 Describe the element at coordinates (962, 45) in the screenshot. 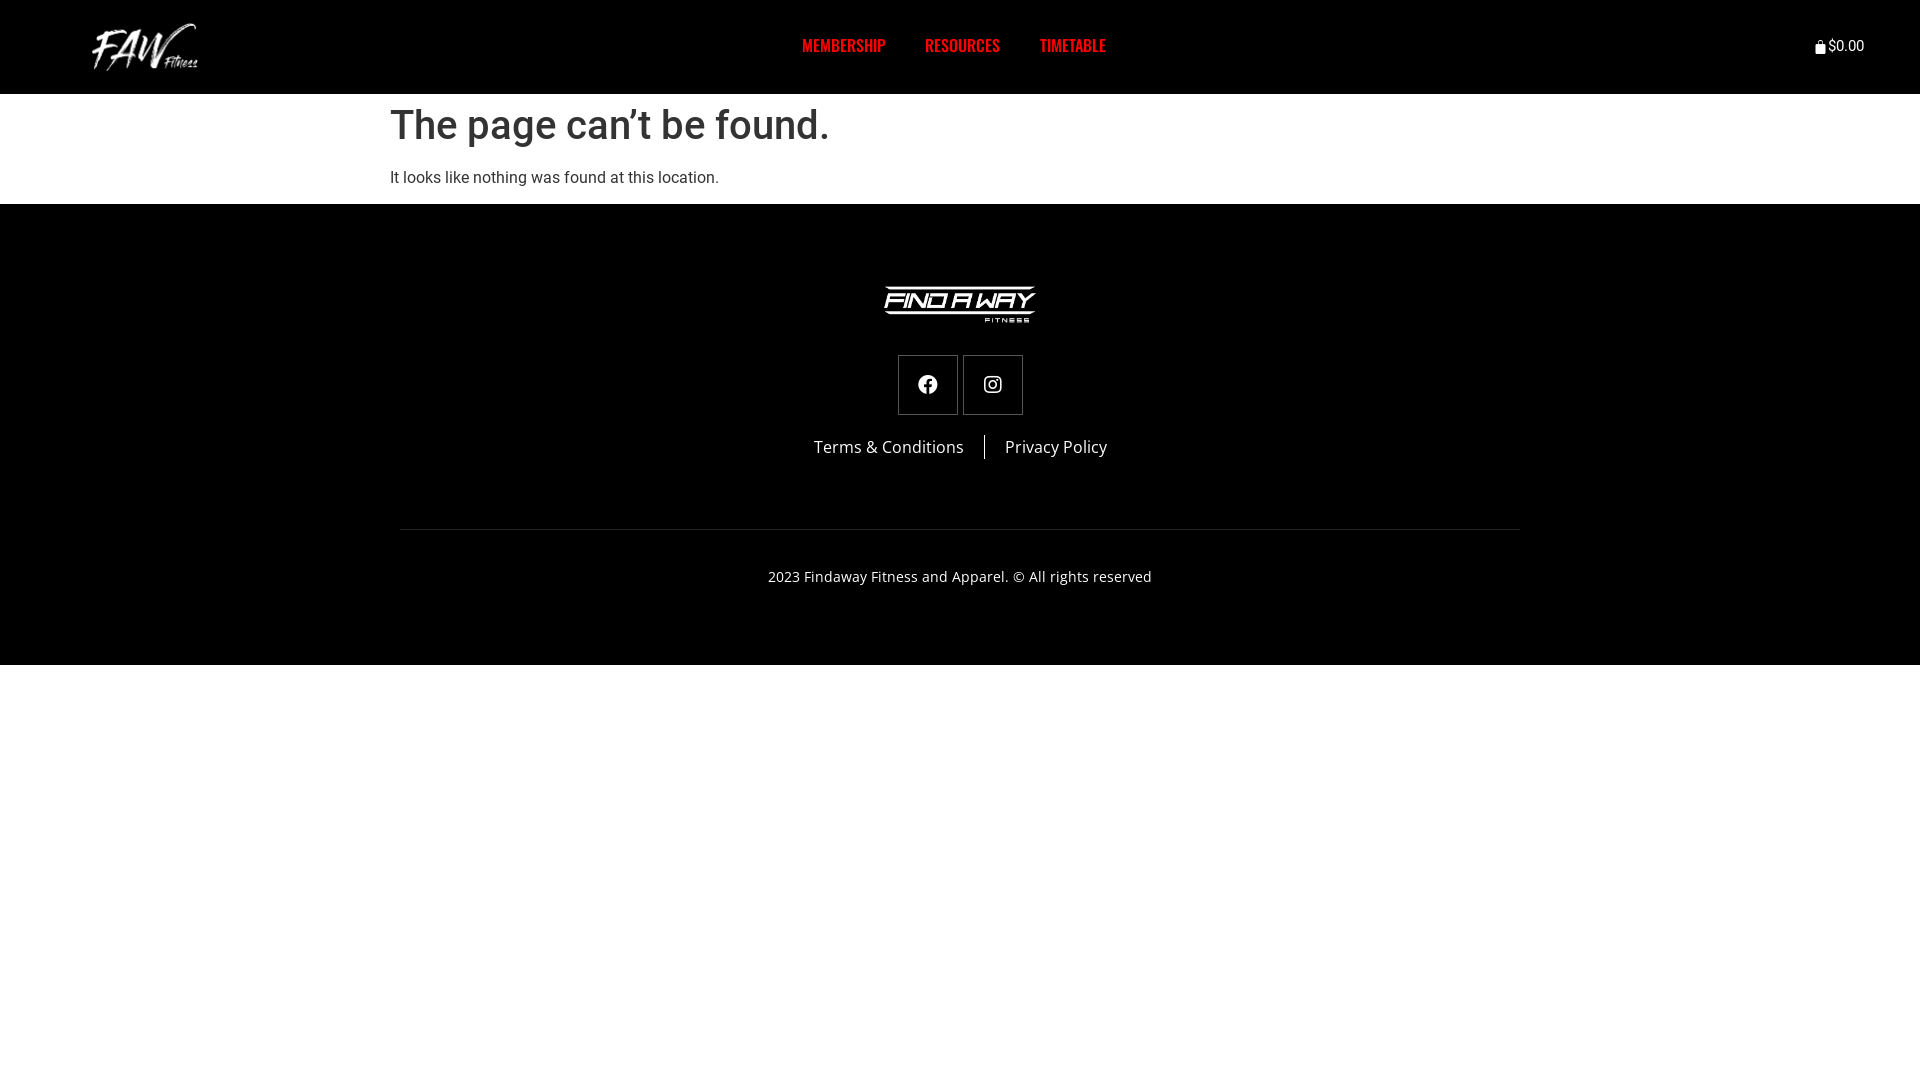

I see `'RESOURCES'` at that location.